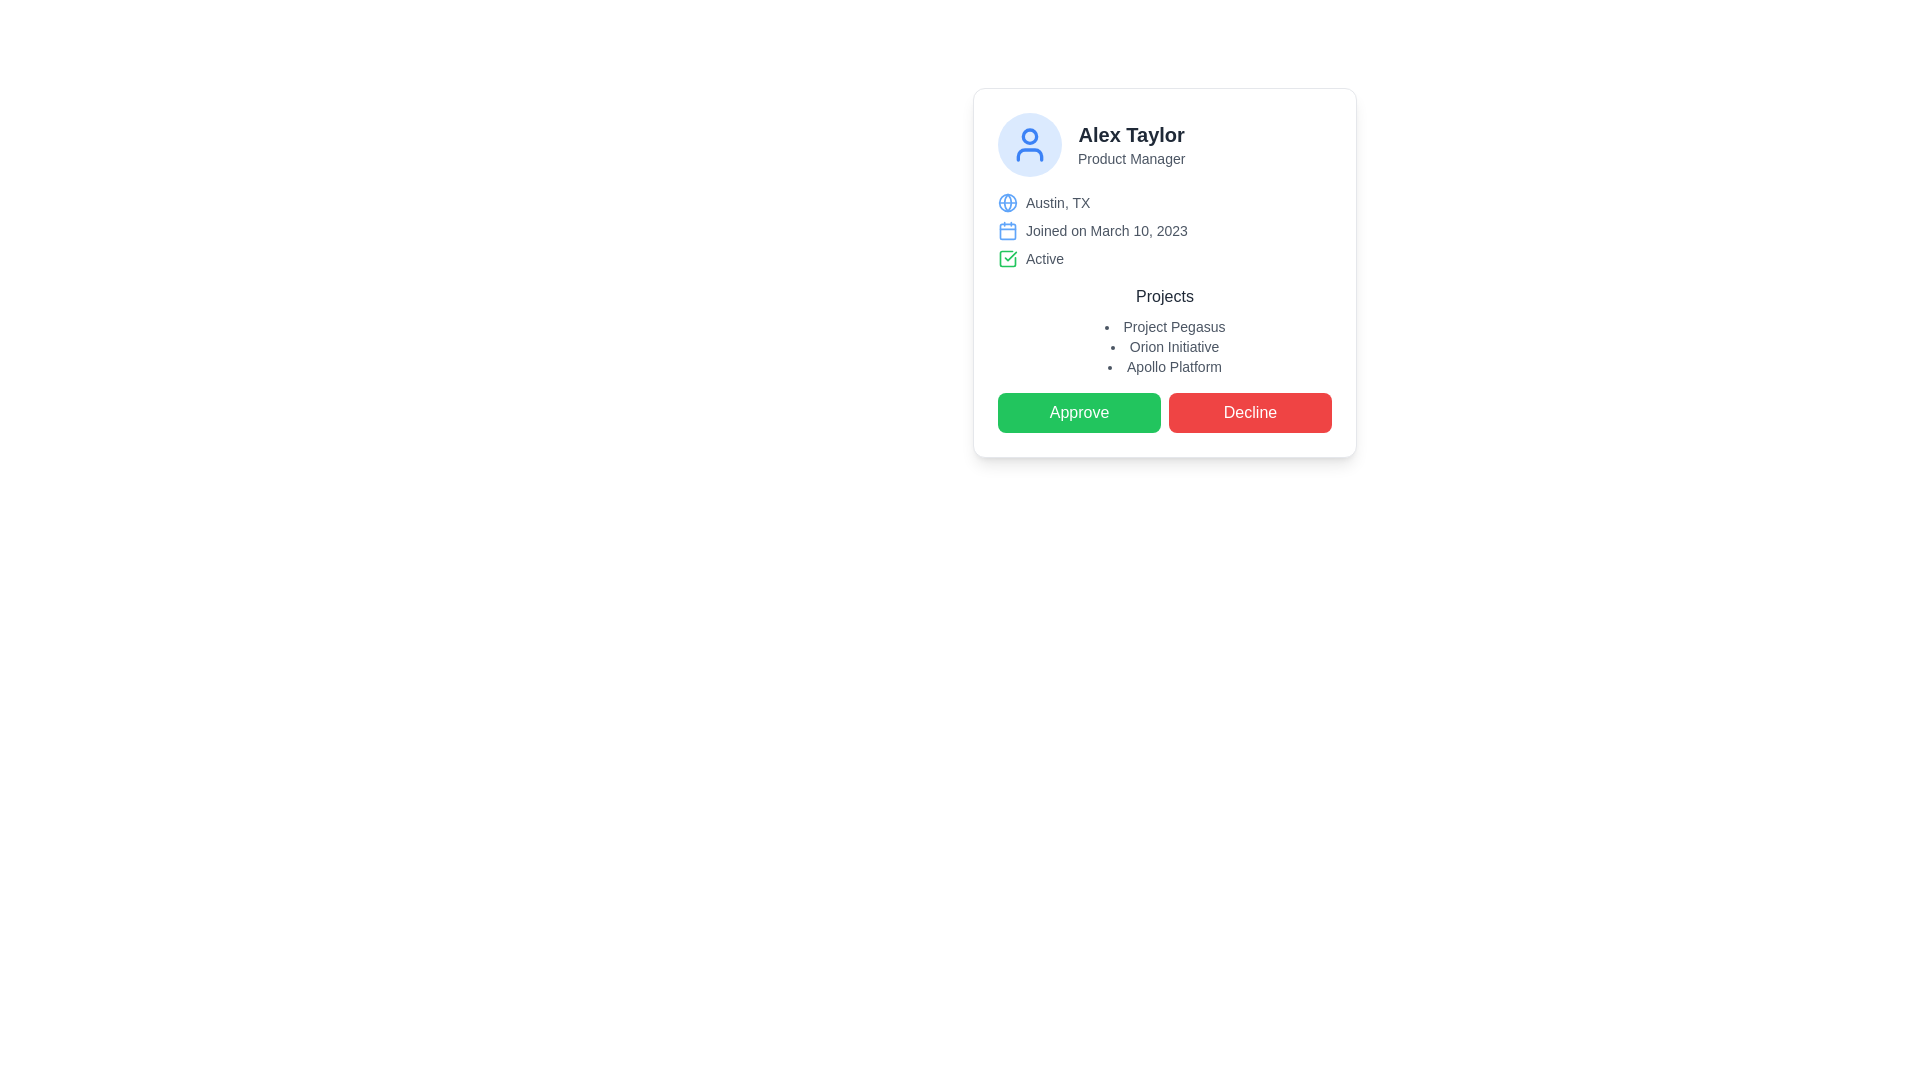 The height and width of the screenshot is (1080, 1920). I want to click on details displayed in the 'Projects' Text Display element, which includes the title and the list of project entries, so click(1165, 330).